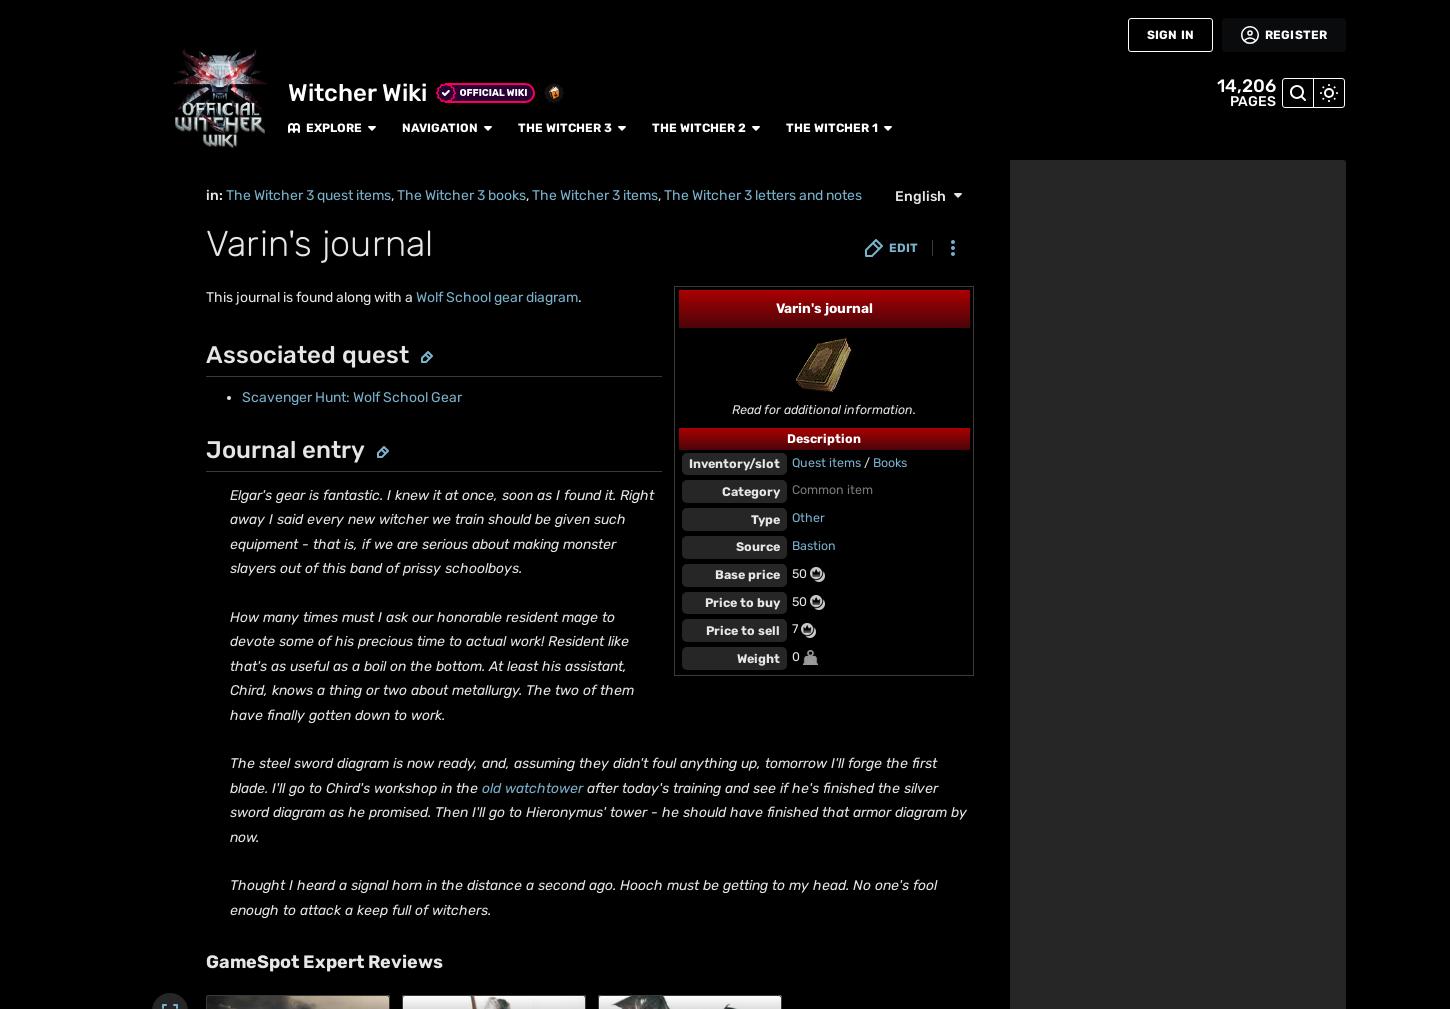 The height and width of the screenshot is (1009, 1450). Describe the element at coordinates (32, 718) in the screenshot. I see `'Start a Wiki'` at that location.